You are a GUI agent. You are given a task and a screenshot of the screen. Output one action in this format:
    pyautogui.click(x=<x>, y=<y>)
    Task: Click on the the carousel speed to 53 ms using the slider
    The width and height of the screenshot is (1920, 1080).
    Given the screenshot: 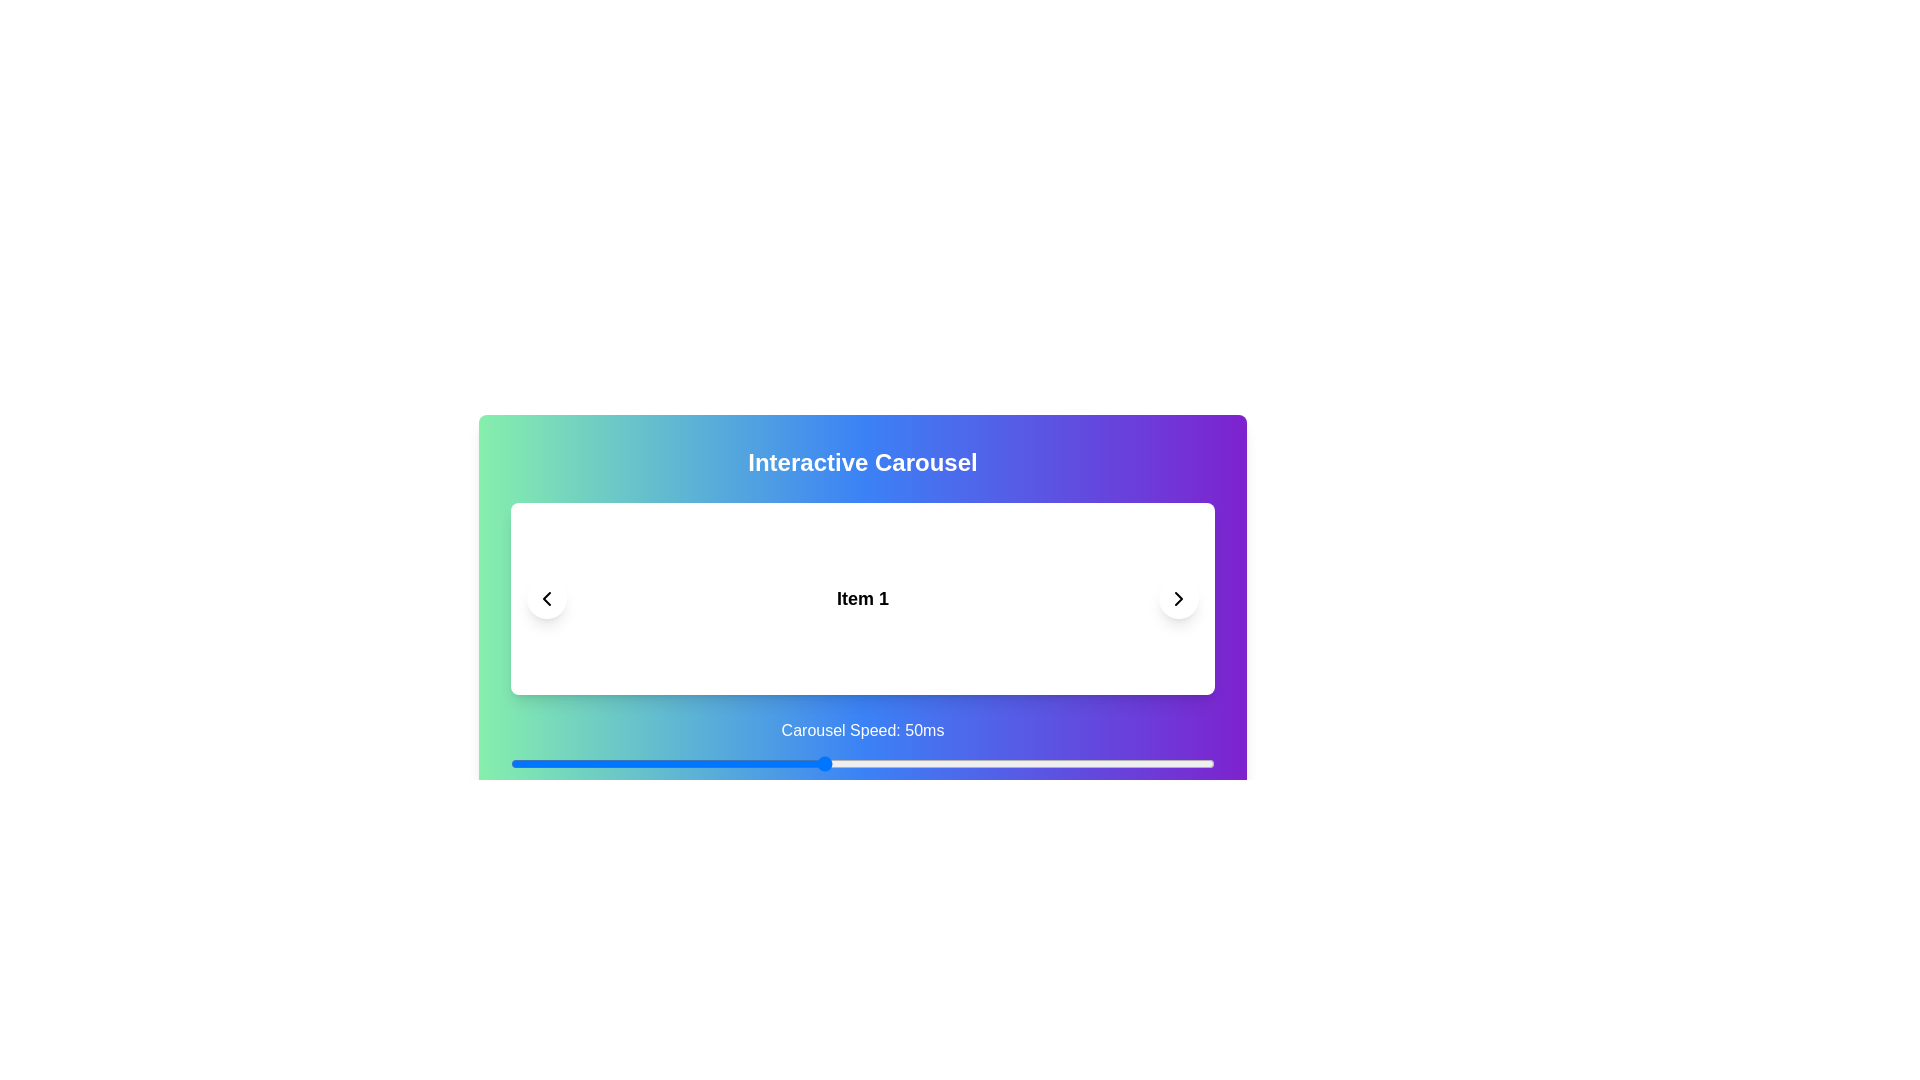 What is the action you would take?
    pyautogui.click(x=847, y=763)
    